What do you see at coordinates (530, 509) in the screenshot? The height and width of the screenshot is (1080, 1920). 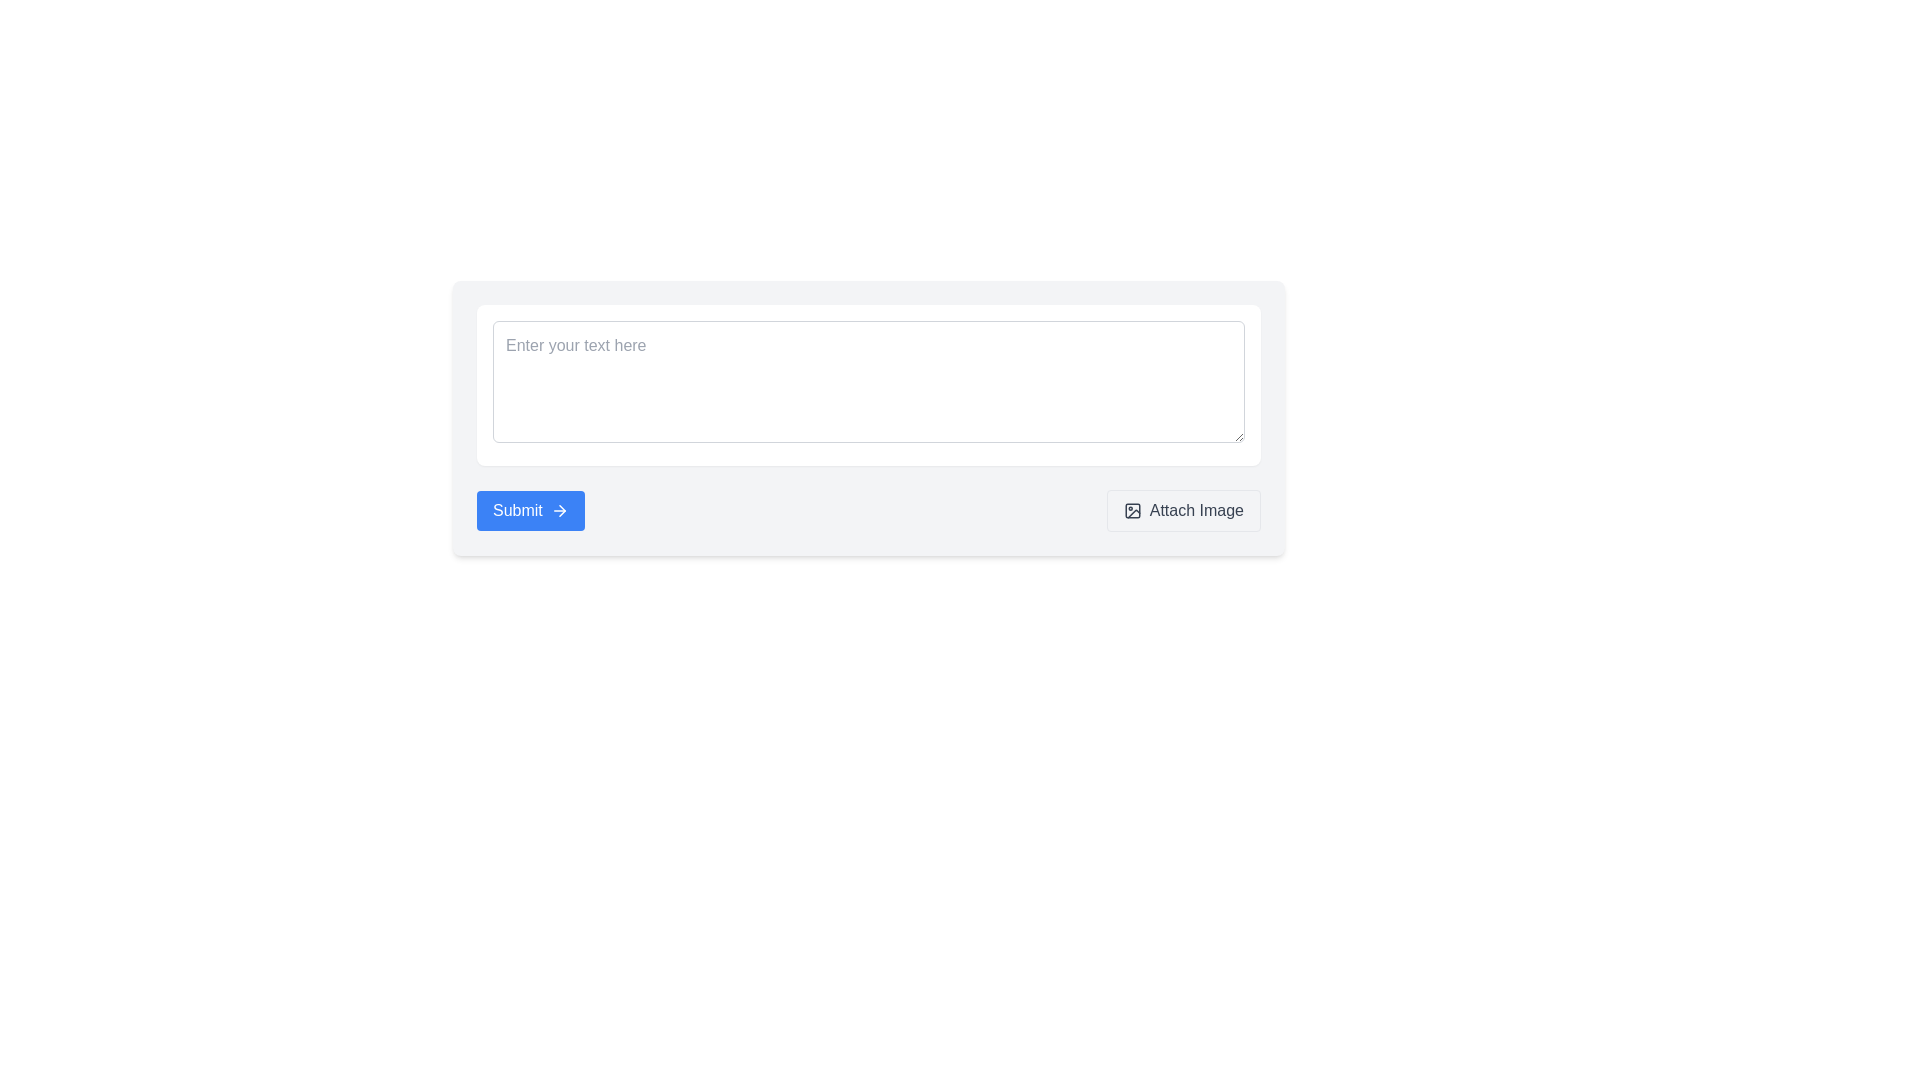 I see `the submit button located in the bottom-left part of the form section` at bounding box center [530, 509].